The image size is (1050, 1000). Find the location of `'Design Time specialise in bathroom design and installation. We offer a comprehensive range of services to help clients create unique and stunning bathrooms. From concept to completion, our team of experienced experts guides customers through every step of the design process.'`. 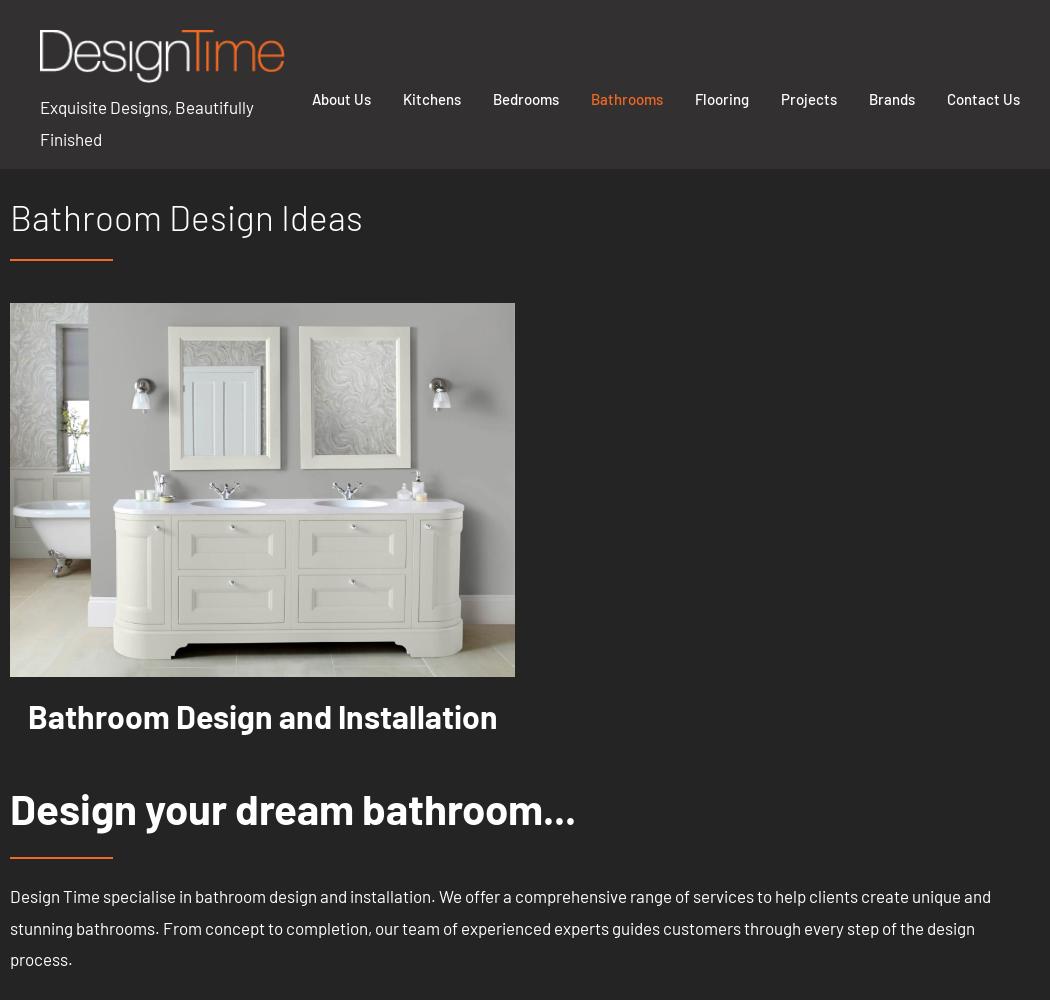

'Design Time specialise in bathroom design and installation. We offer a comprehensive range of services to help clients create unique and stunning bathrooms. From concept to completion, our team of experienced experts guides customers through every step of the design process.' is located at coordinates (9, 927).